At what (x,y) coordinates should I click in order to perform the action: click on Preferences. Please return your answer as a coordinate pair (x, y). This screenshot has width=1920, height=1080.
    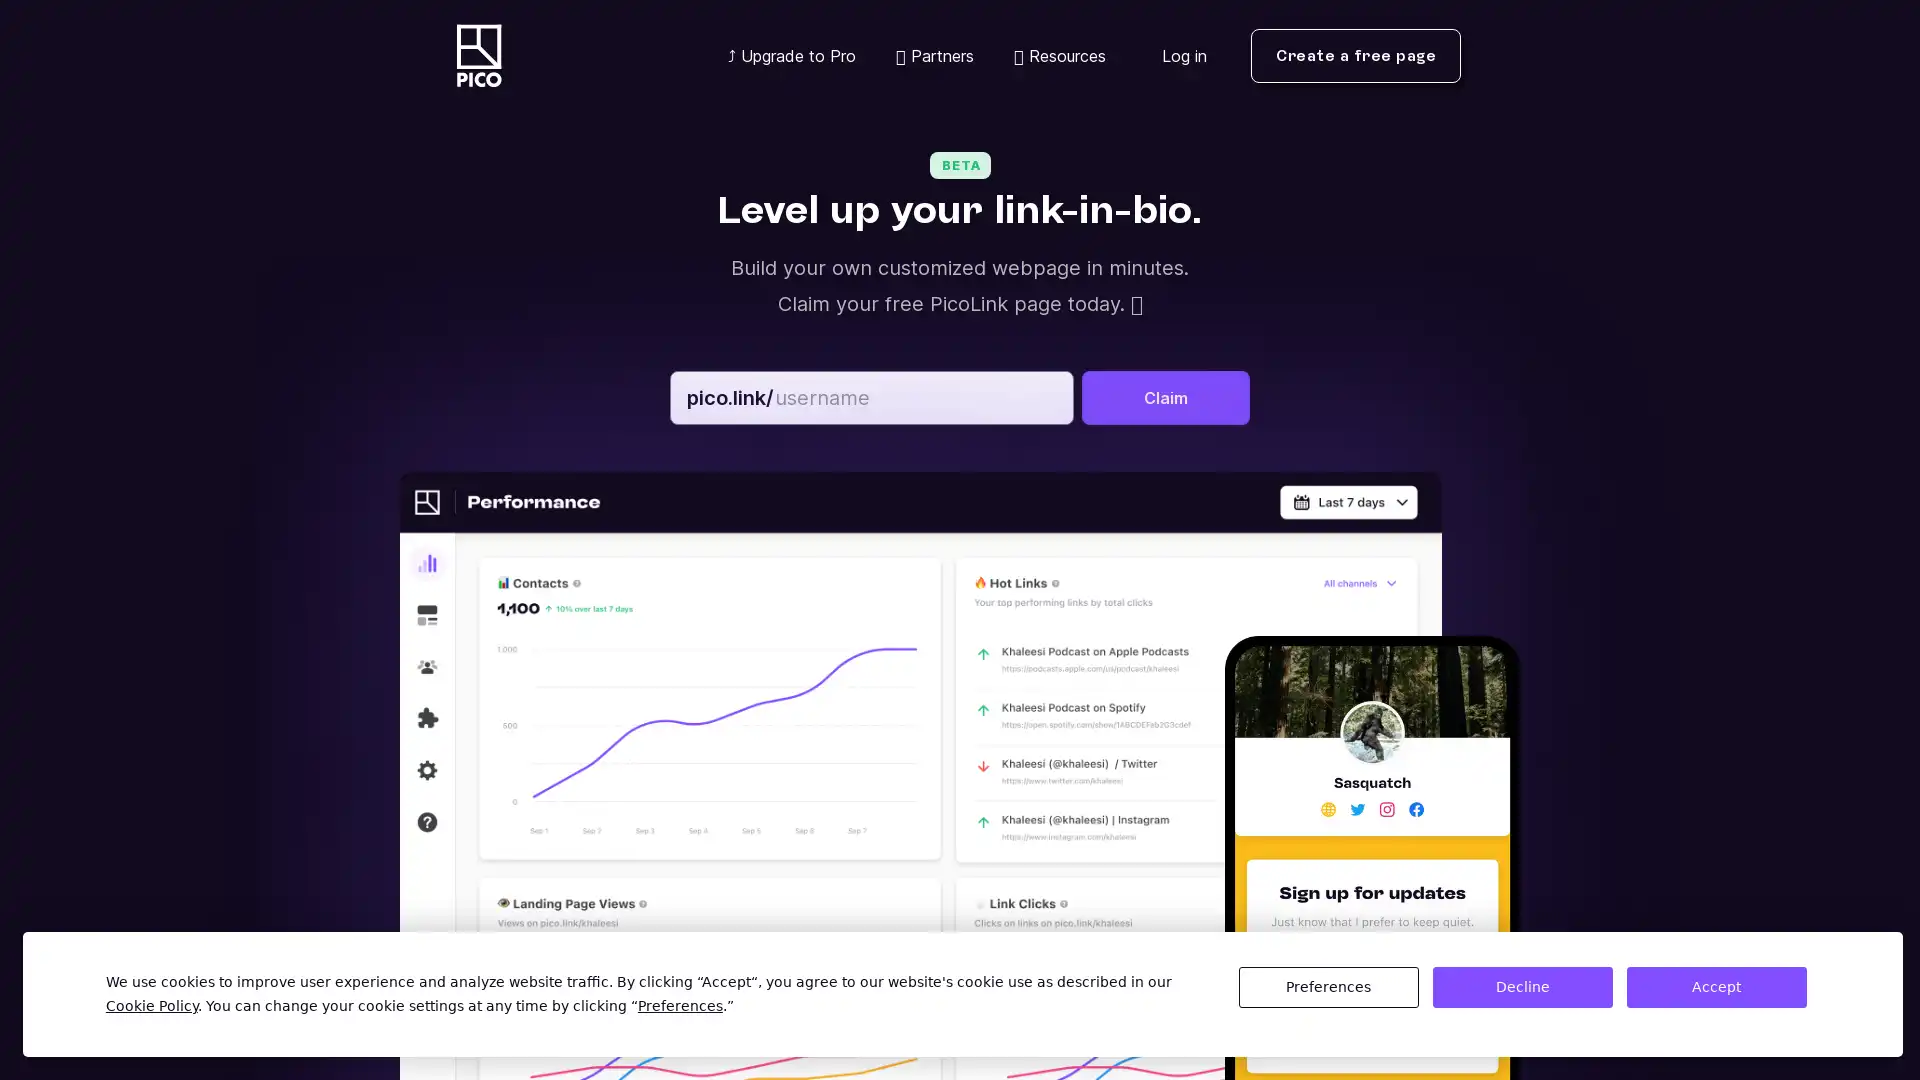
    Looking at the image, I should click on (1328, 986).